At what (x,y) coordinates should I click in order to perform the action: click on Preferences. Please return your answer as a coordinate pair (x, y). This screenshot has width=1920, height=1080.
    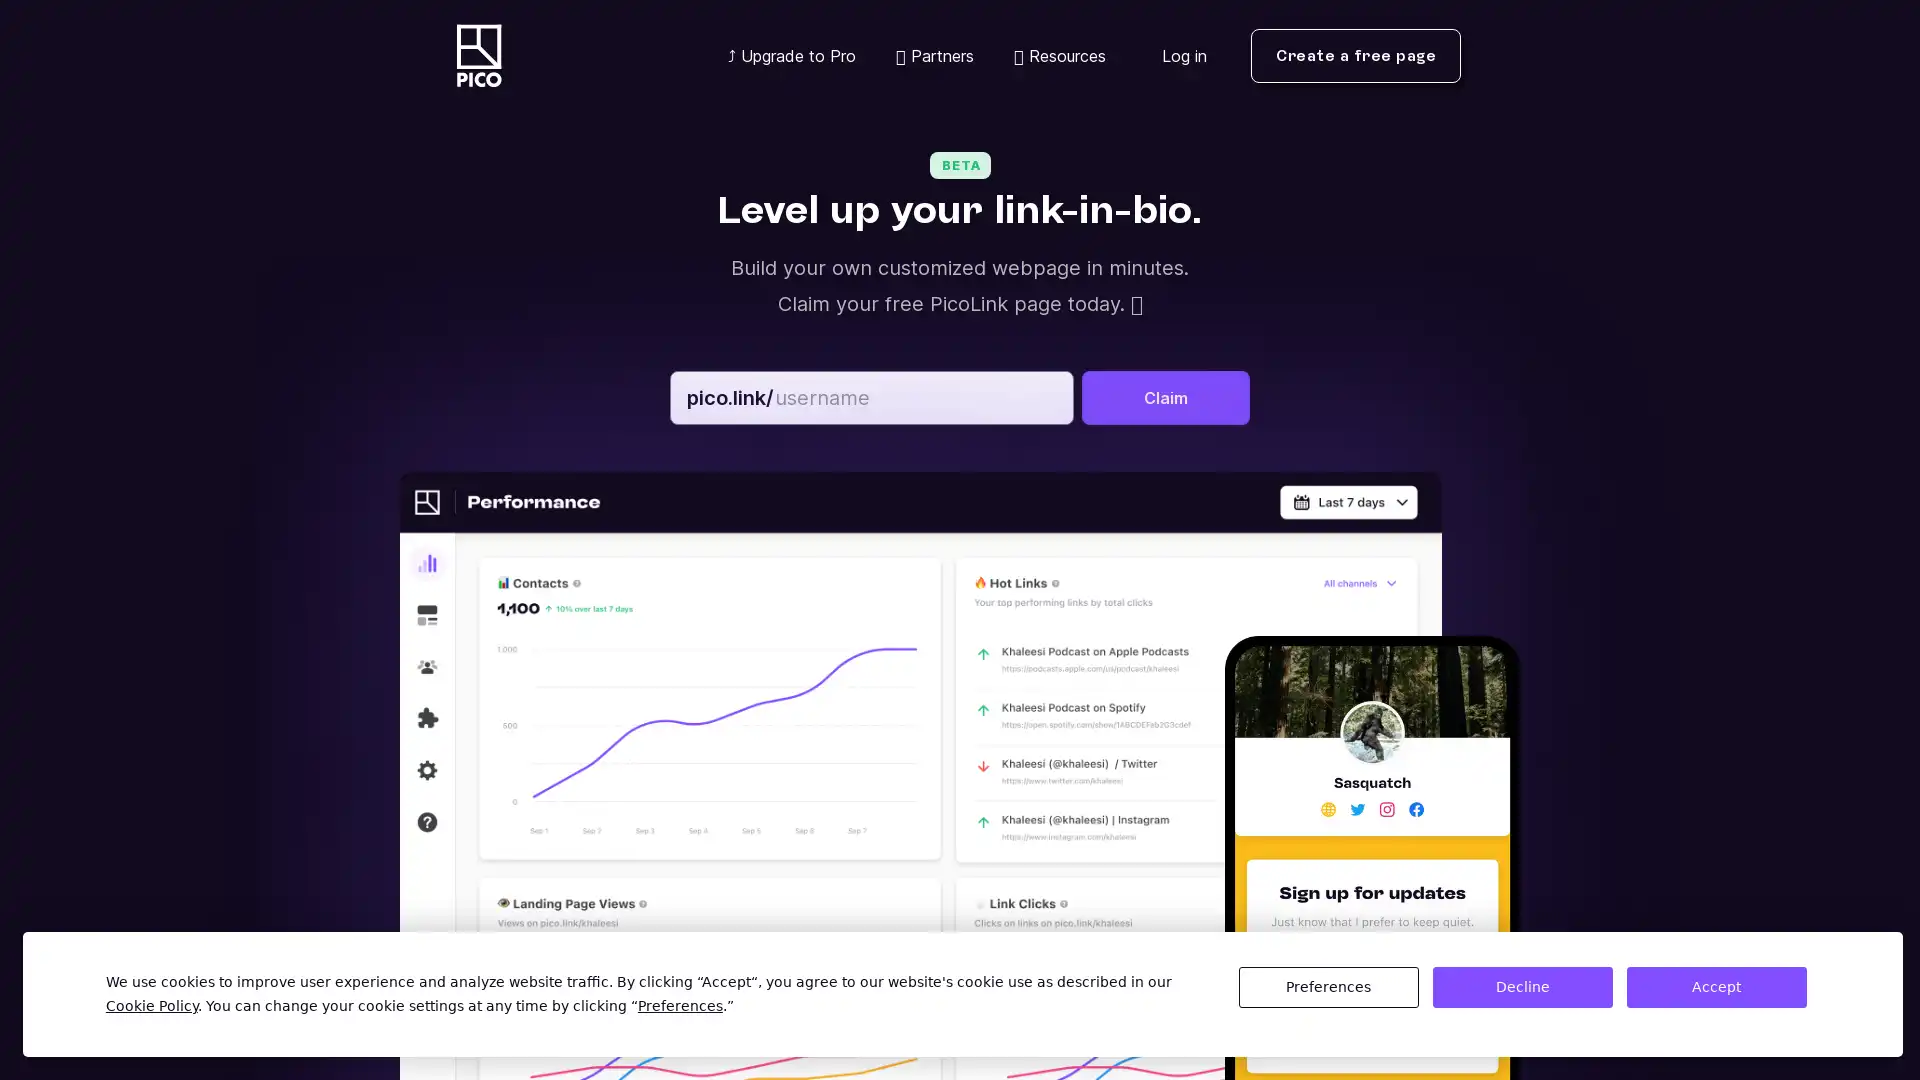
    Looking at the image, I should click on (1328, 986).